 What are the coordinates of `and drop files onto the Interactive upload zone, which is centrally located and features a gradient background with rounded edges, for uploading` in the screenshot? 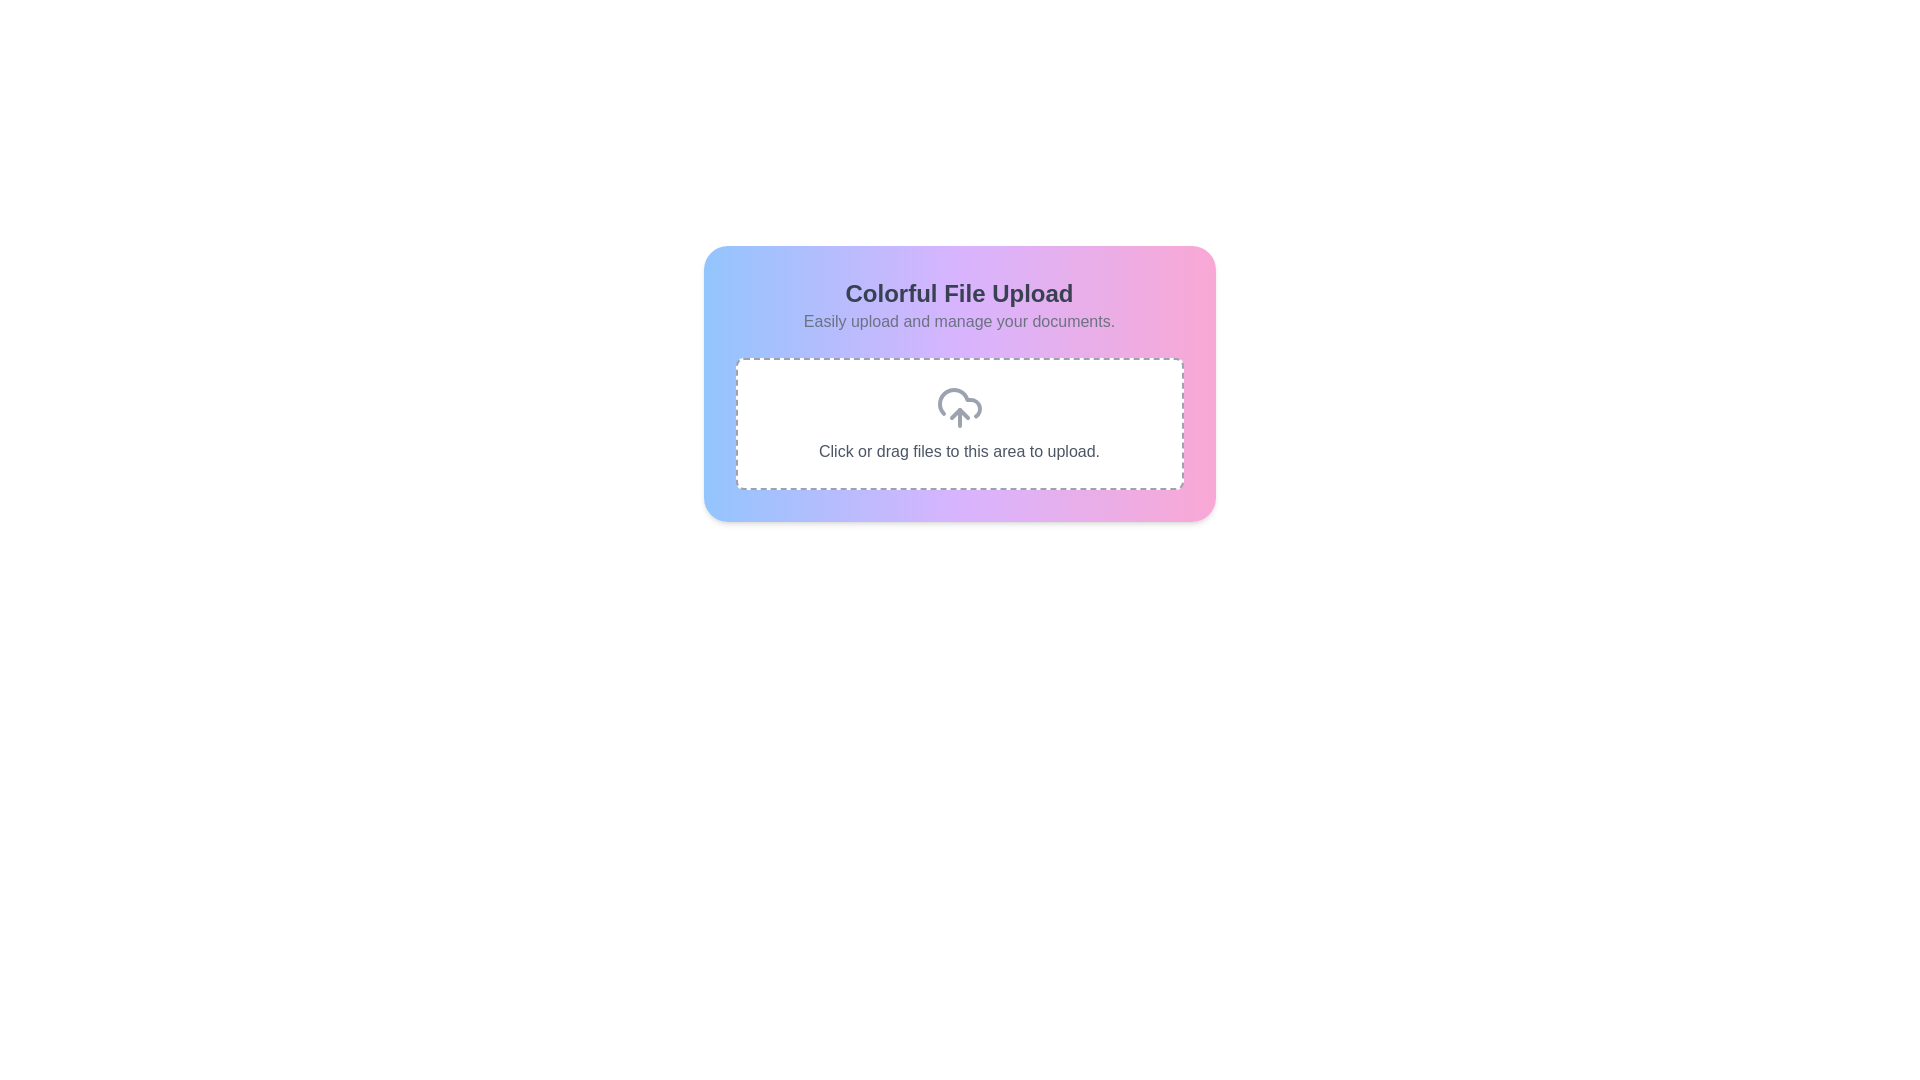 It's located at (958, 384).